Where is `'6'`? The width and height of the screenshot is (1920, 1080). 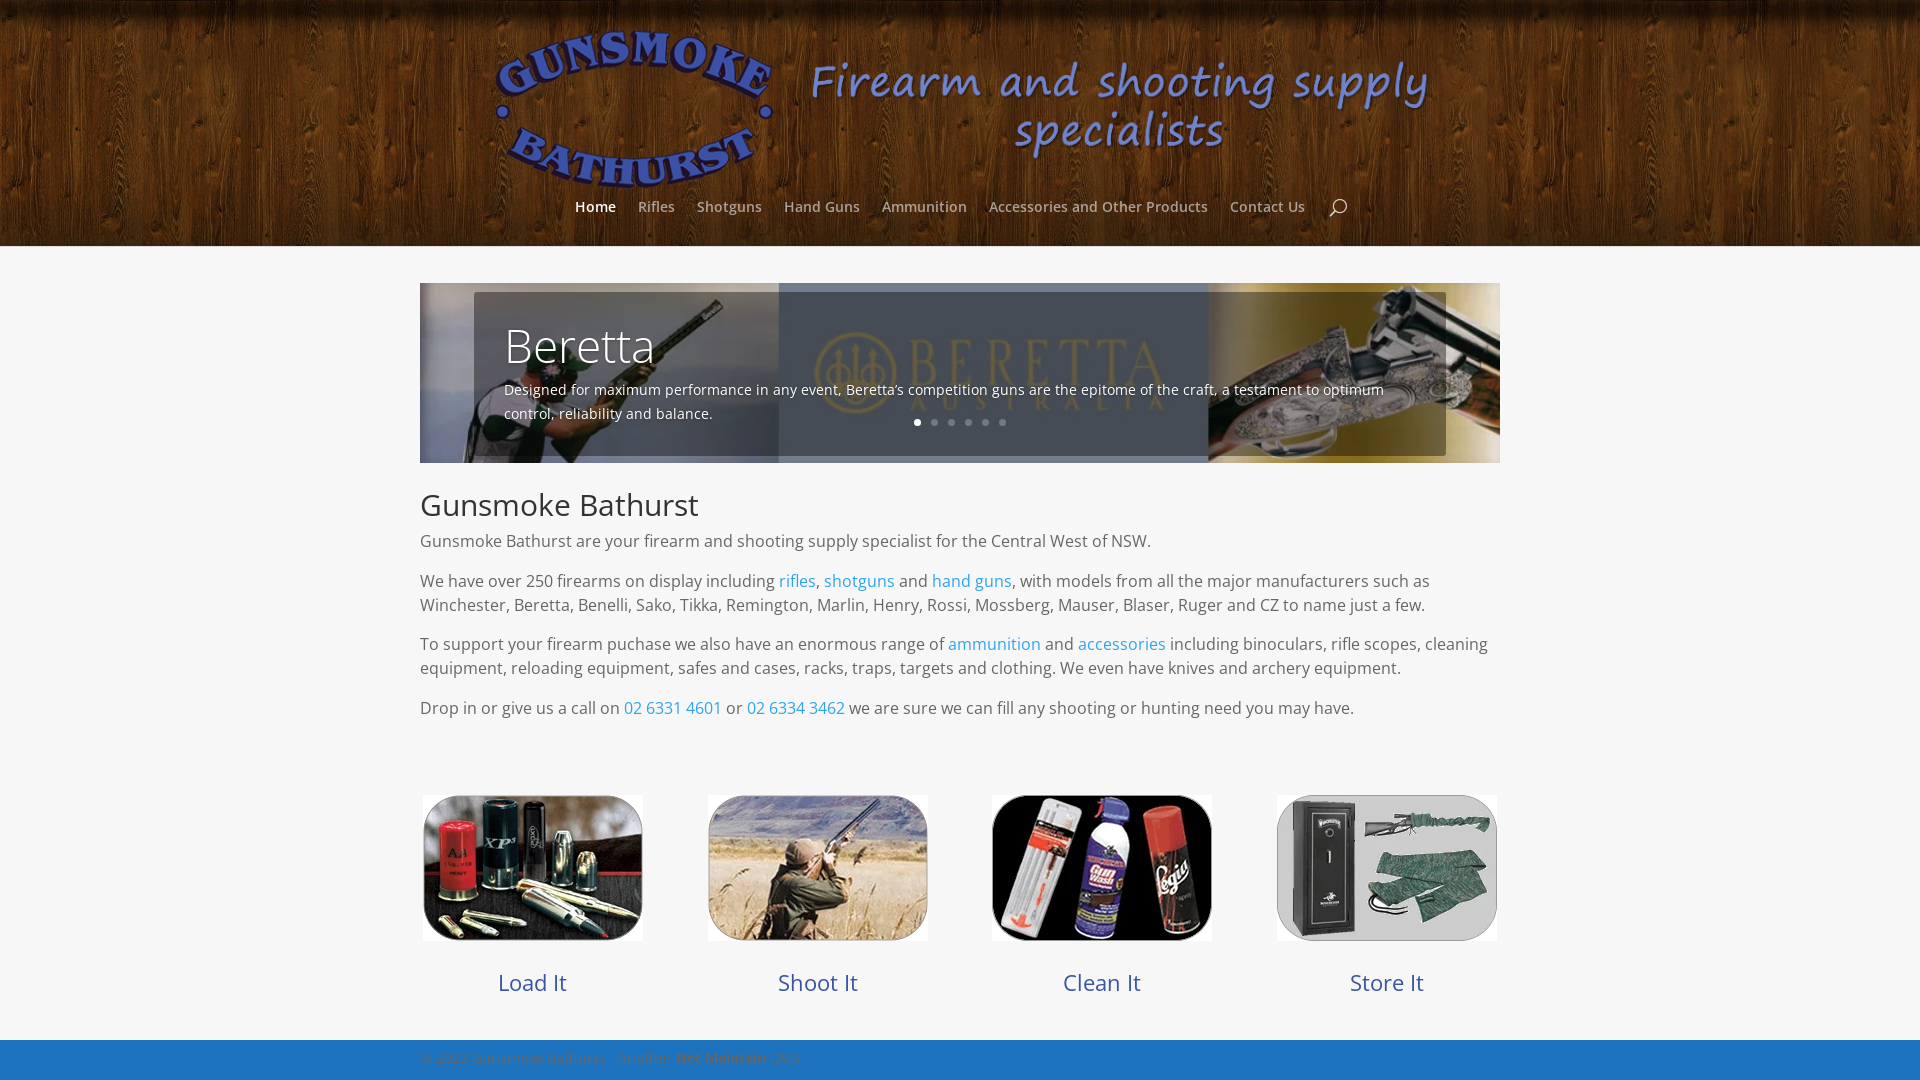 '6' is located at coordinates (998, 421).